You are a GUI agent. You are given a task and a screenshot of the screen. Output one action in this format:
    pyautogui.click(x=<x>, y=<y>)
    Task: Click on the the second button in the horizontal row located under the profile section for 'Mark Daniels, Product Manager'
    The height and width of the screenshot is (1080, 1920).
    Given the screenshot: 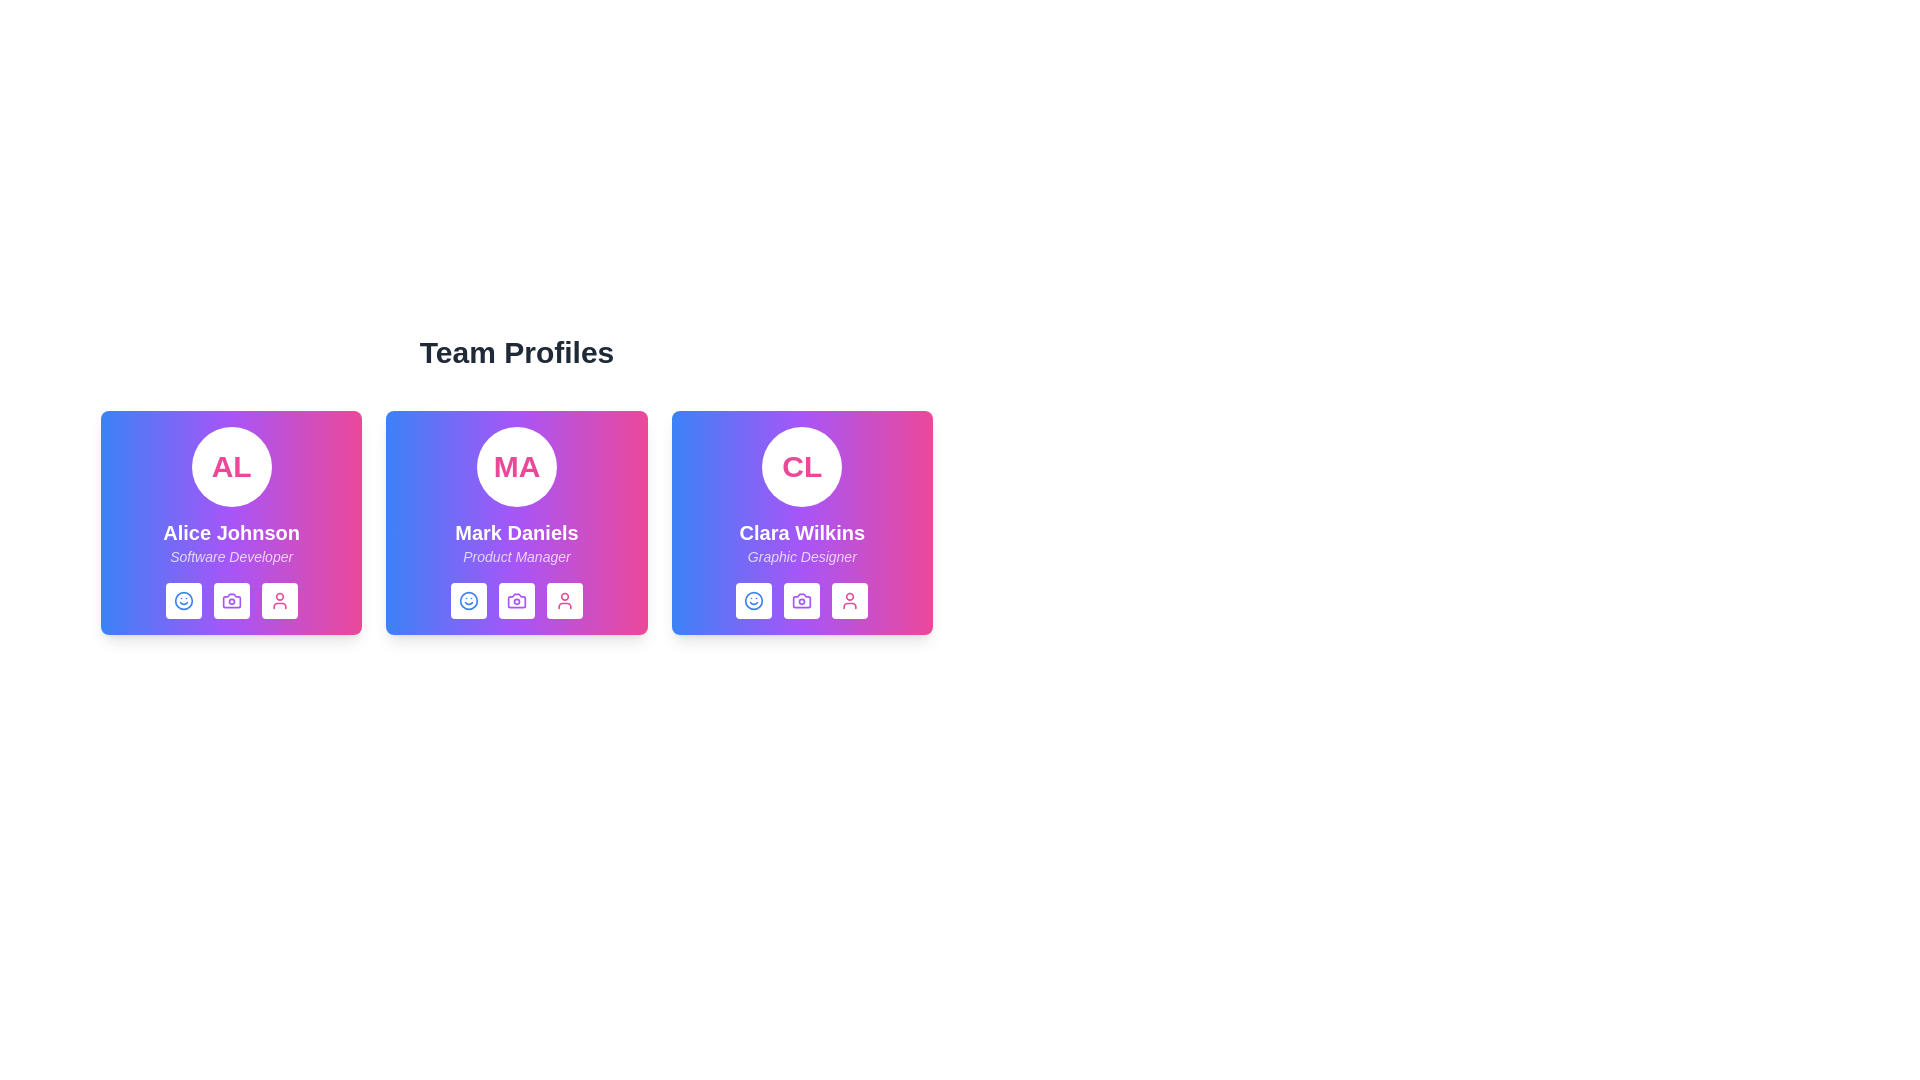 What is the action you would take?
    pyautogui.click(x=517, y=600)
    